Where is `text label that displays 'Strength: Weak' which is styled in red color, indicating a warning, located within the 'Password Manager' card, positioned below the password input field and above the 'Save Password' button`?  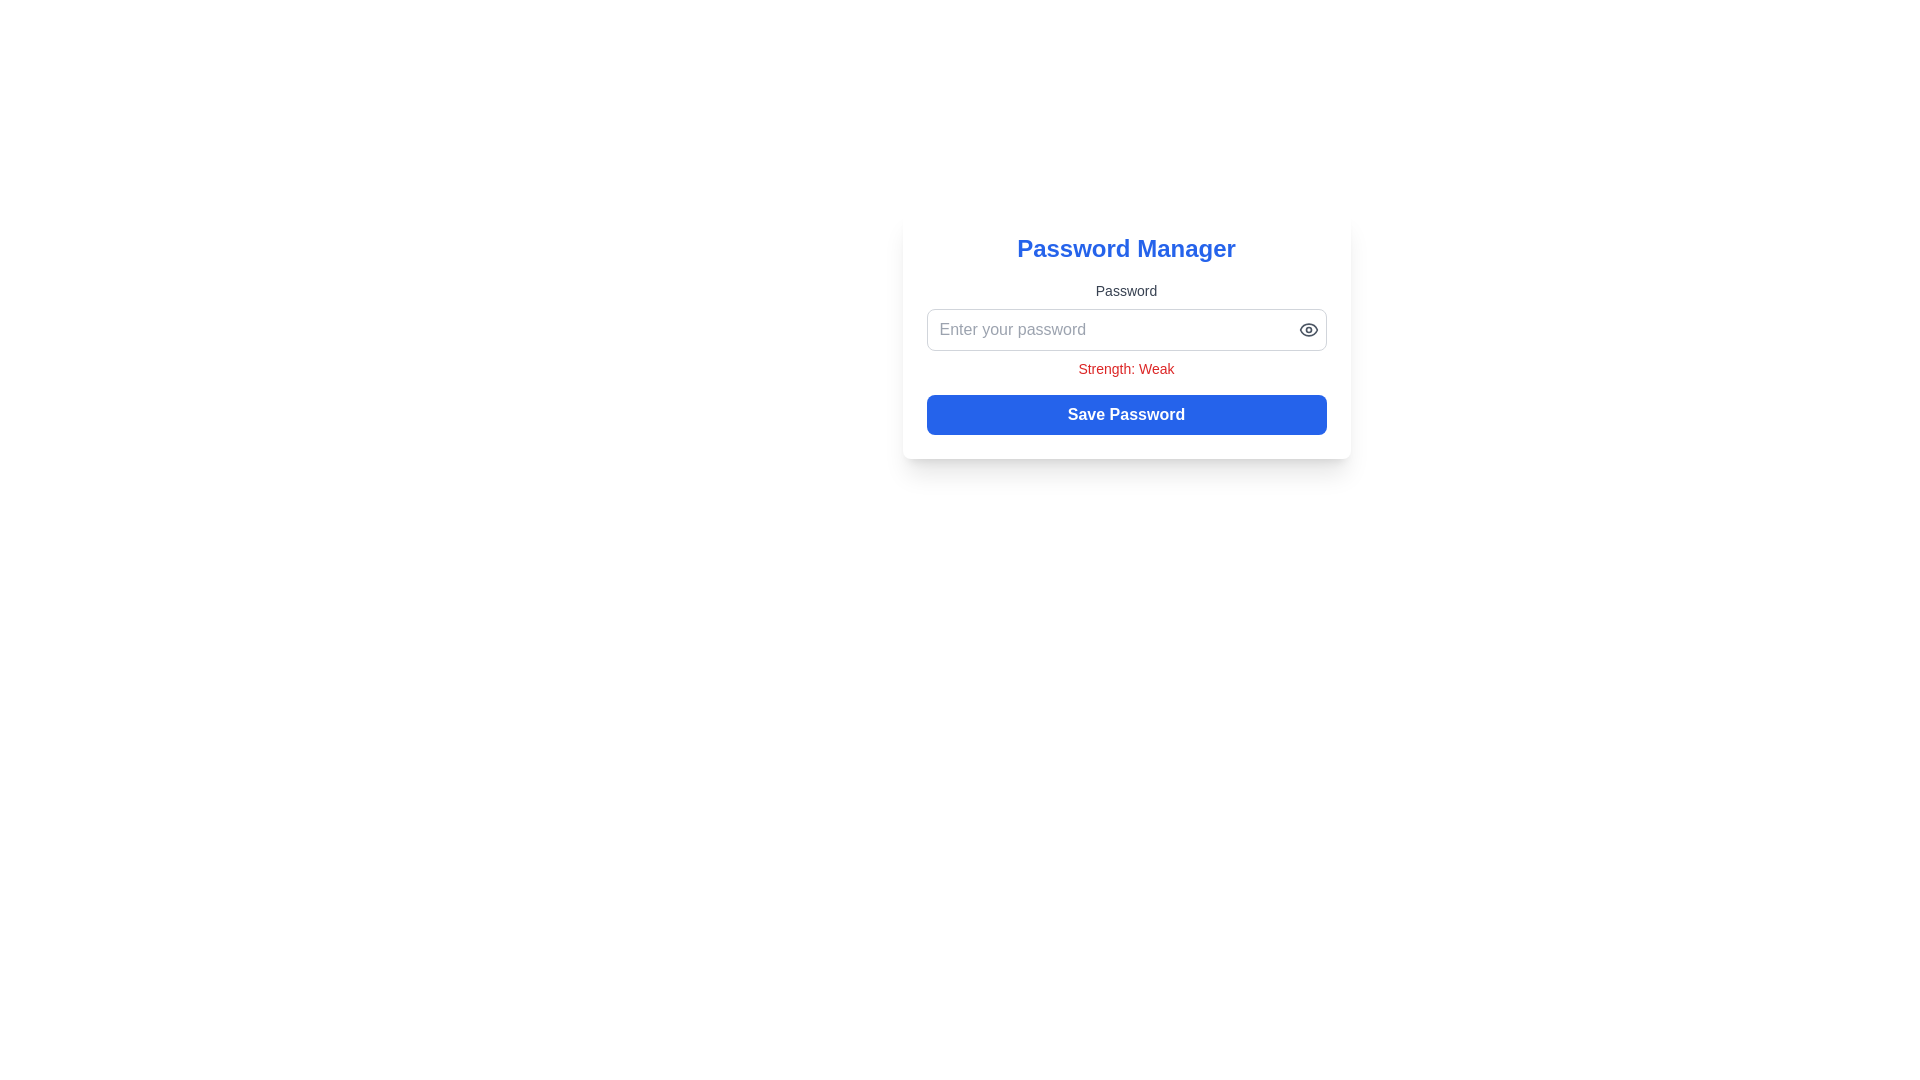
text label that displays 'Strength: Weak' which is styled in red color, indicating a warning, located within the 'Password Manager' card, positioned below the password input field and above the 'Save Password' button is located at coordinates (1126, 369).